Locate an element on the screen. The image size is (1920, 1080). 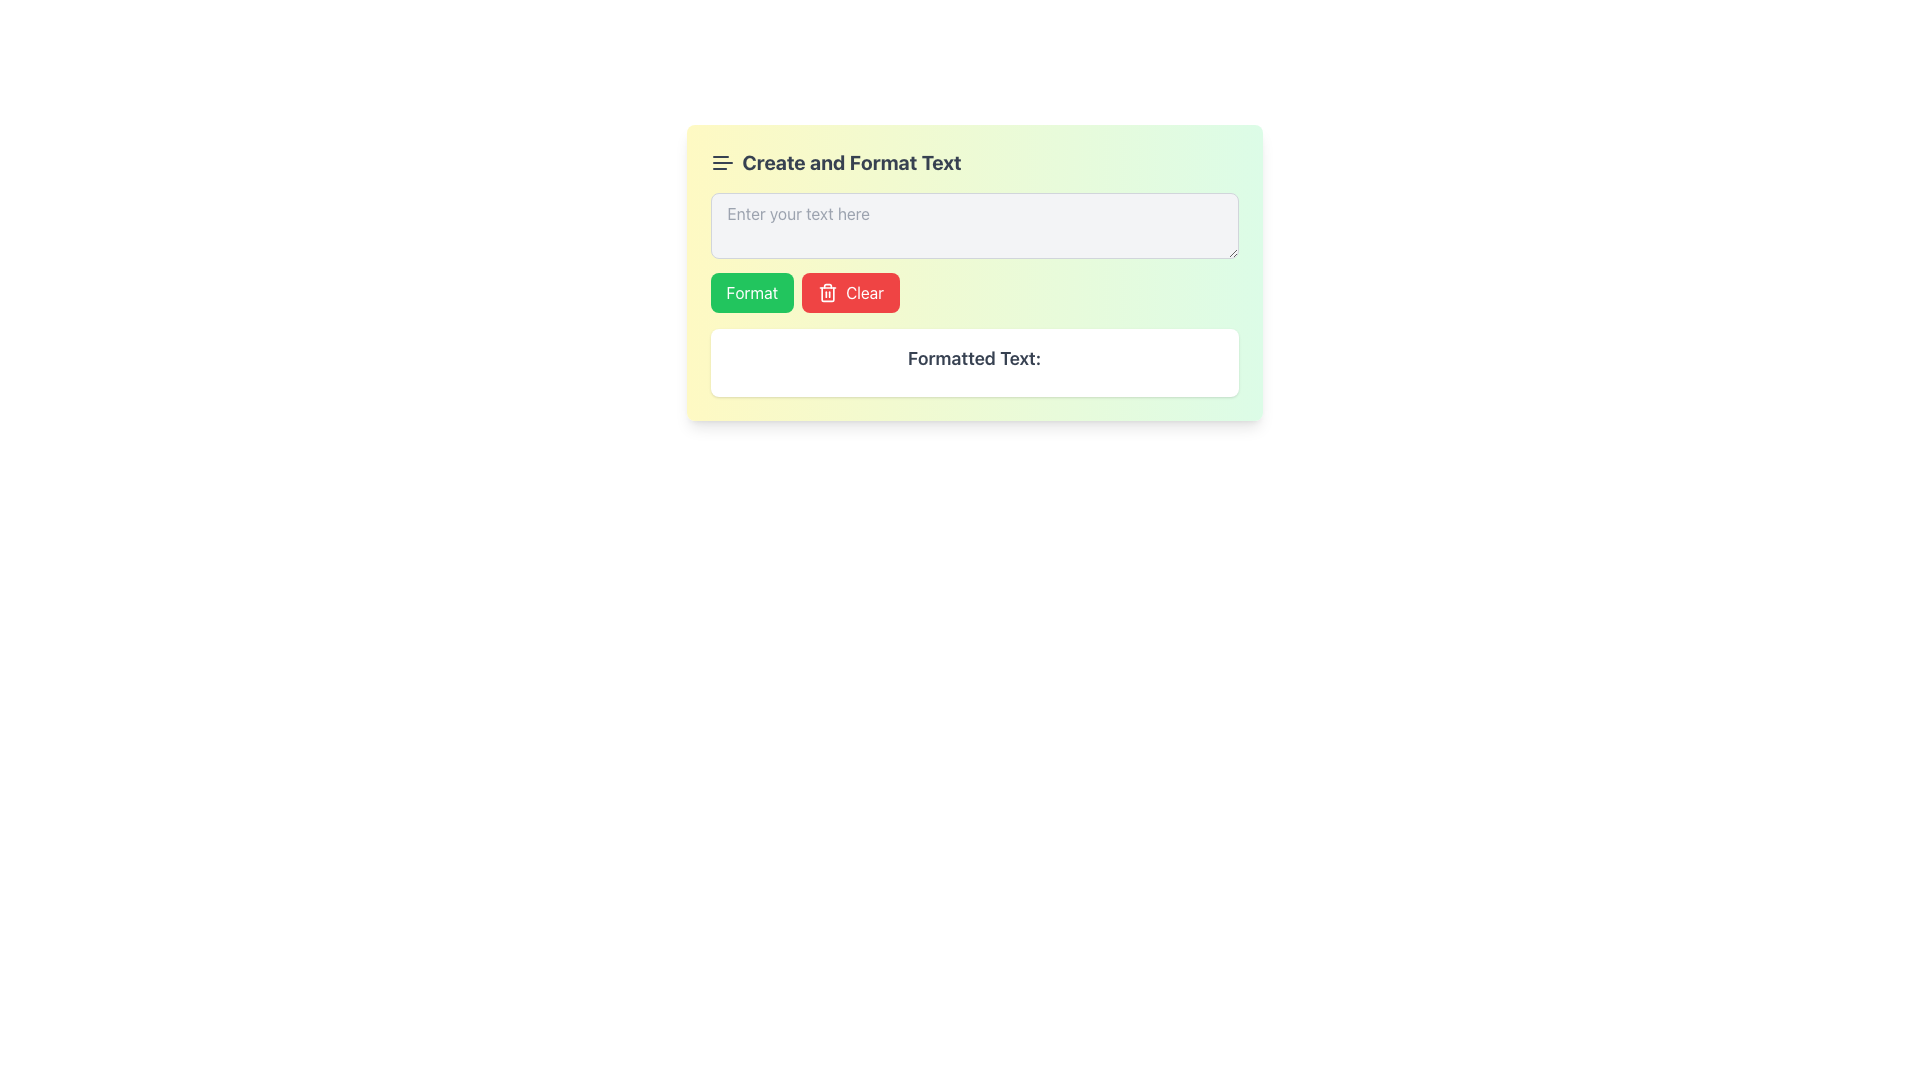
the clear button located to the right of the green 'Format' button, below the text input field labeled 'Enter your text here' is located at coordinates (851, 293).